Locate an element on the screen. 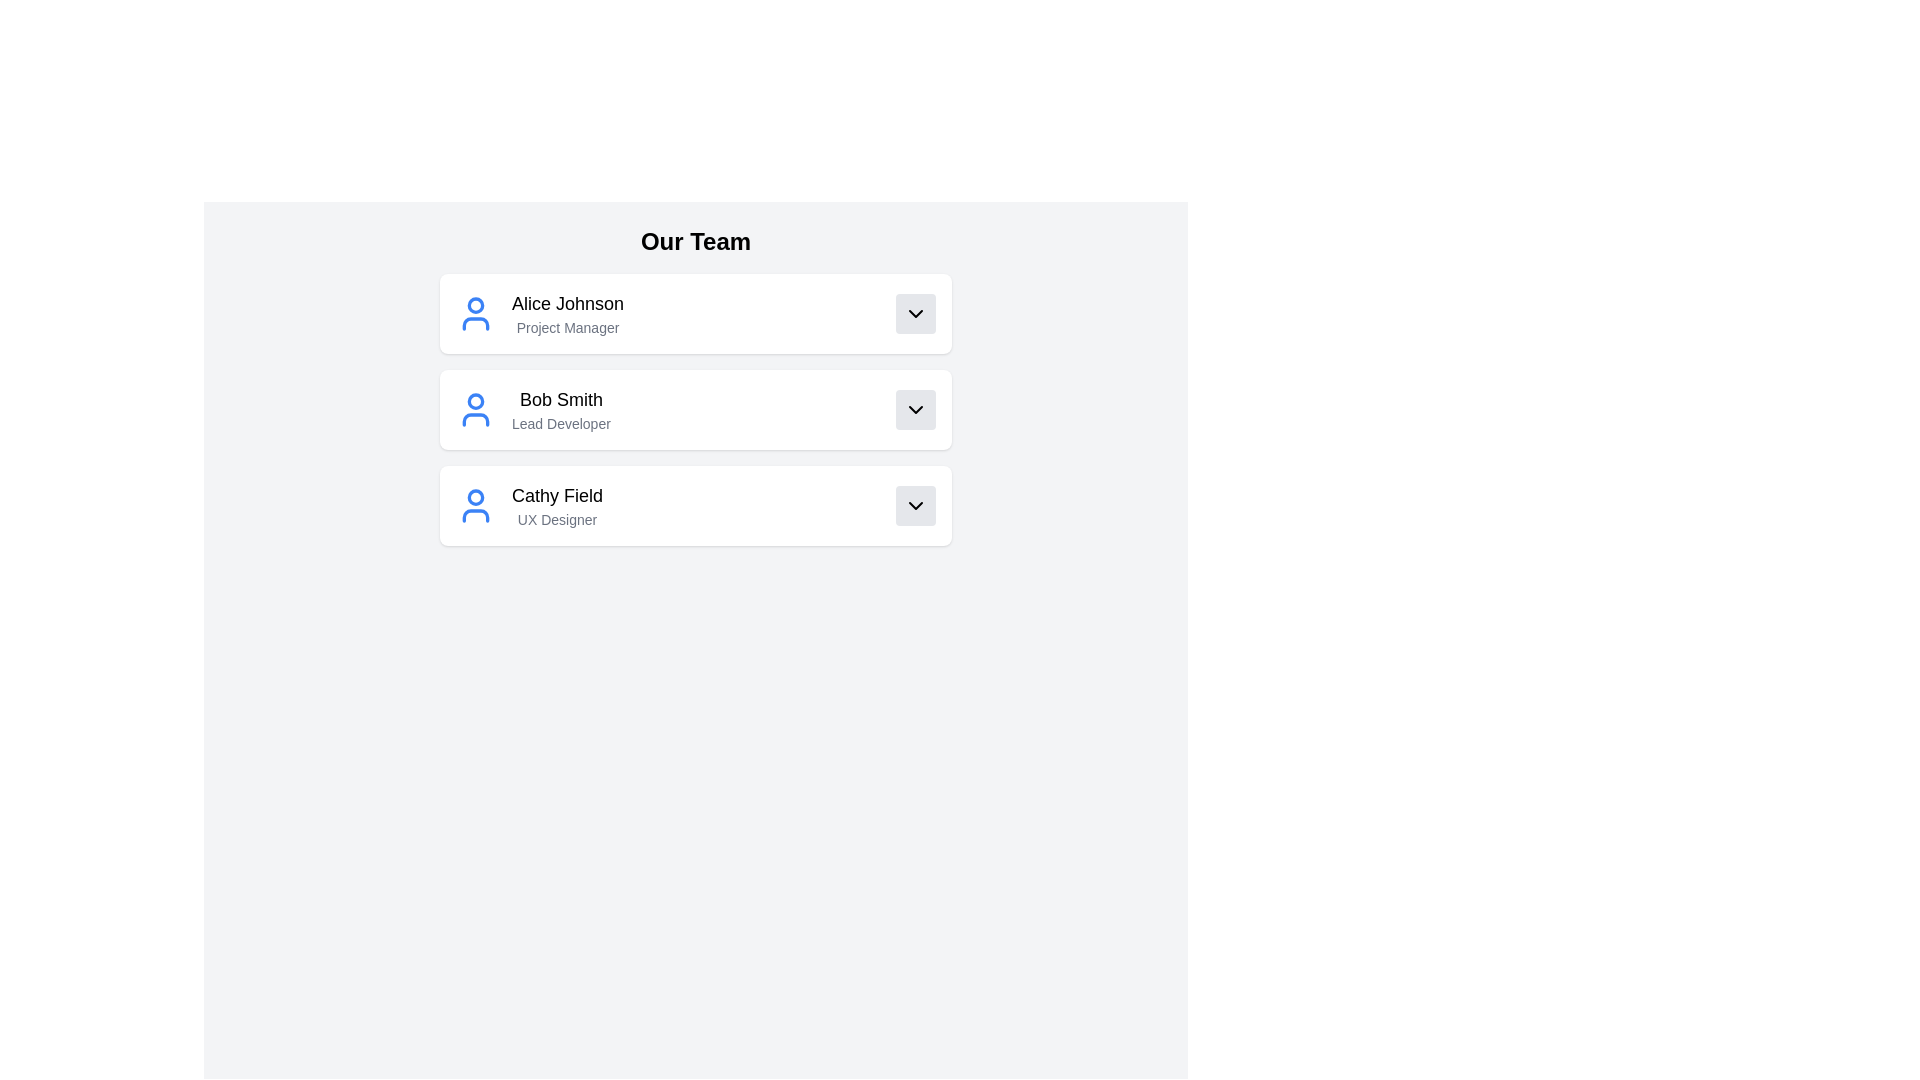 Image resolution: width=1920 pixels, height=1080 pixels. the chevron down icon within the button for 'Bob Smith - Lead Developer' is located at coordinates (915, 408).